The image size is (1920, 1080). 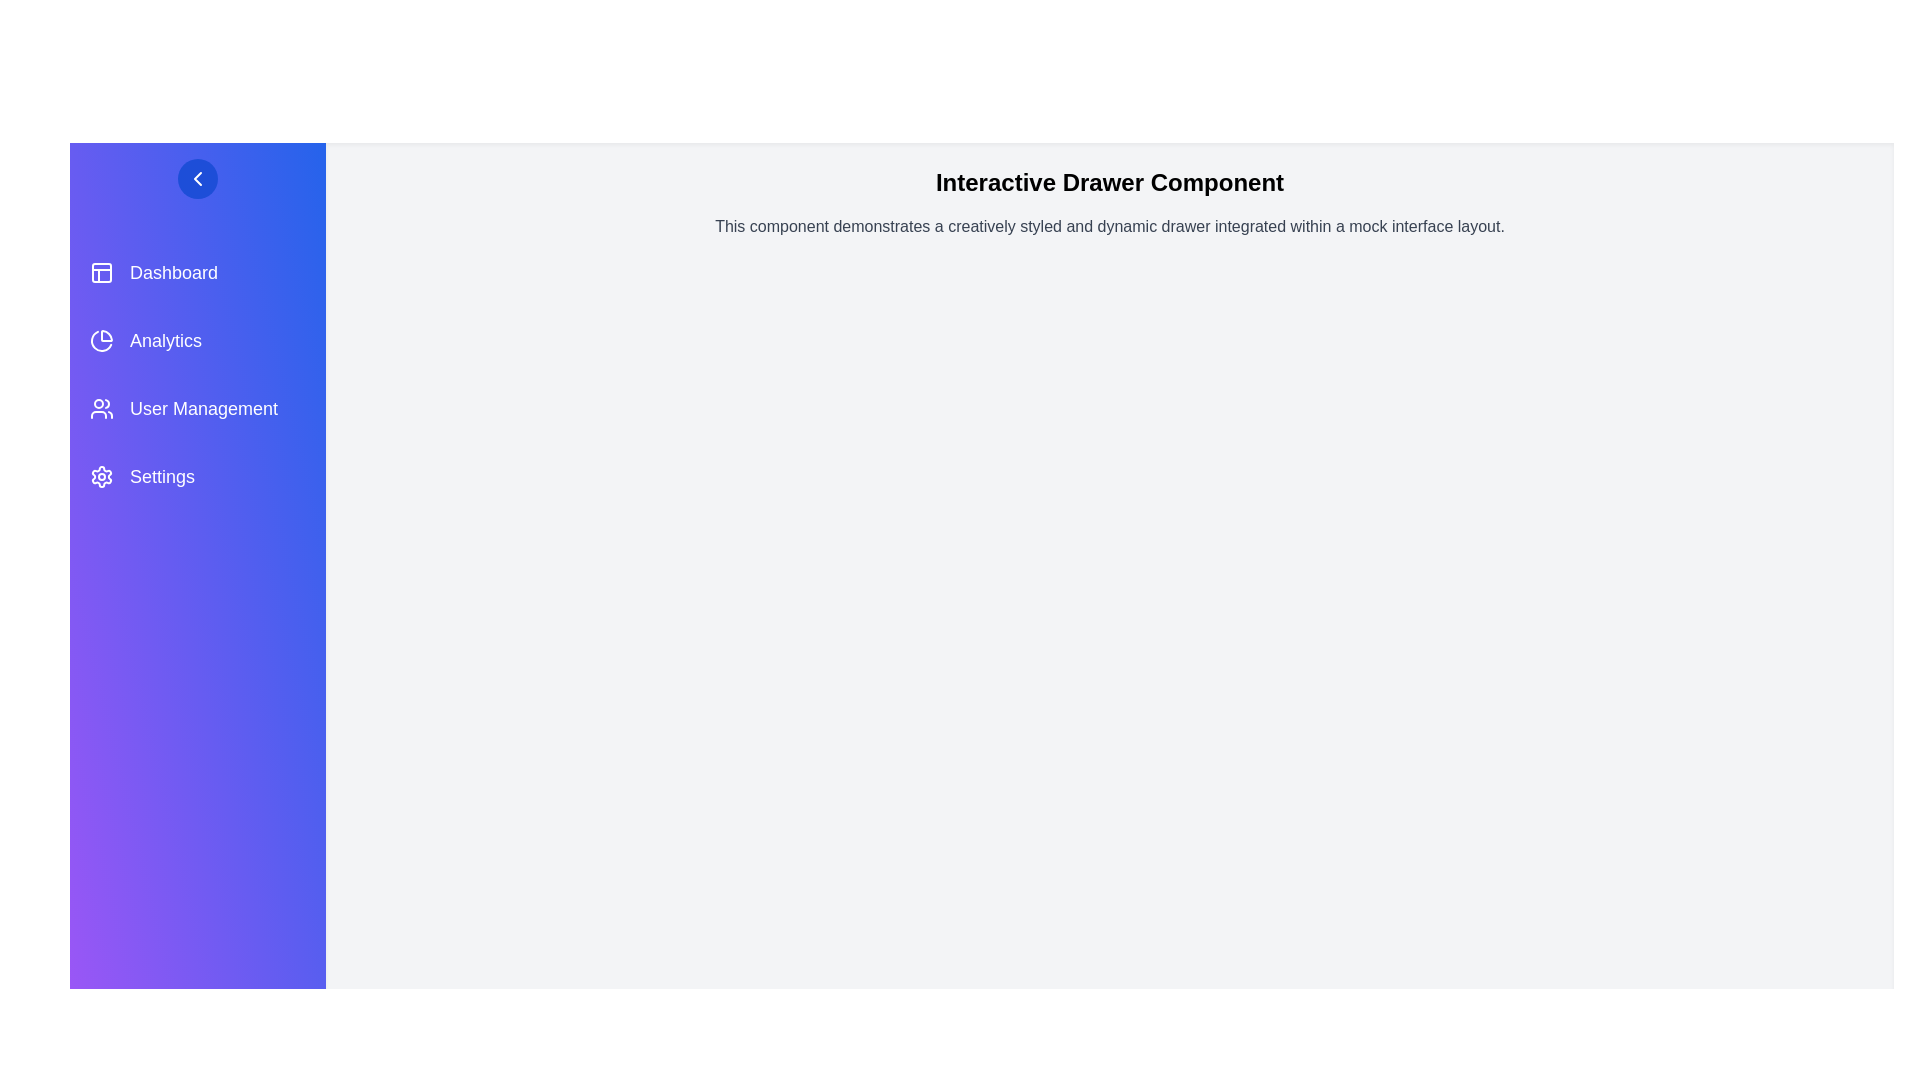 What do you see at coordinates (197, 177) in the screenshot?
I see `the expand/collapse button to toggle the drawer visibility` at bounding box center [197, 177].